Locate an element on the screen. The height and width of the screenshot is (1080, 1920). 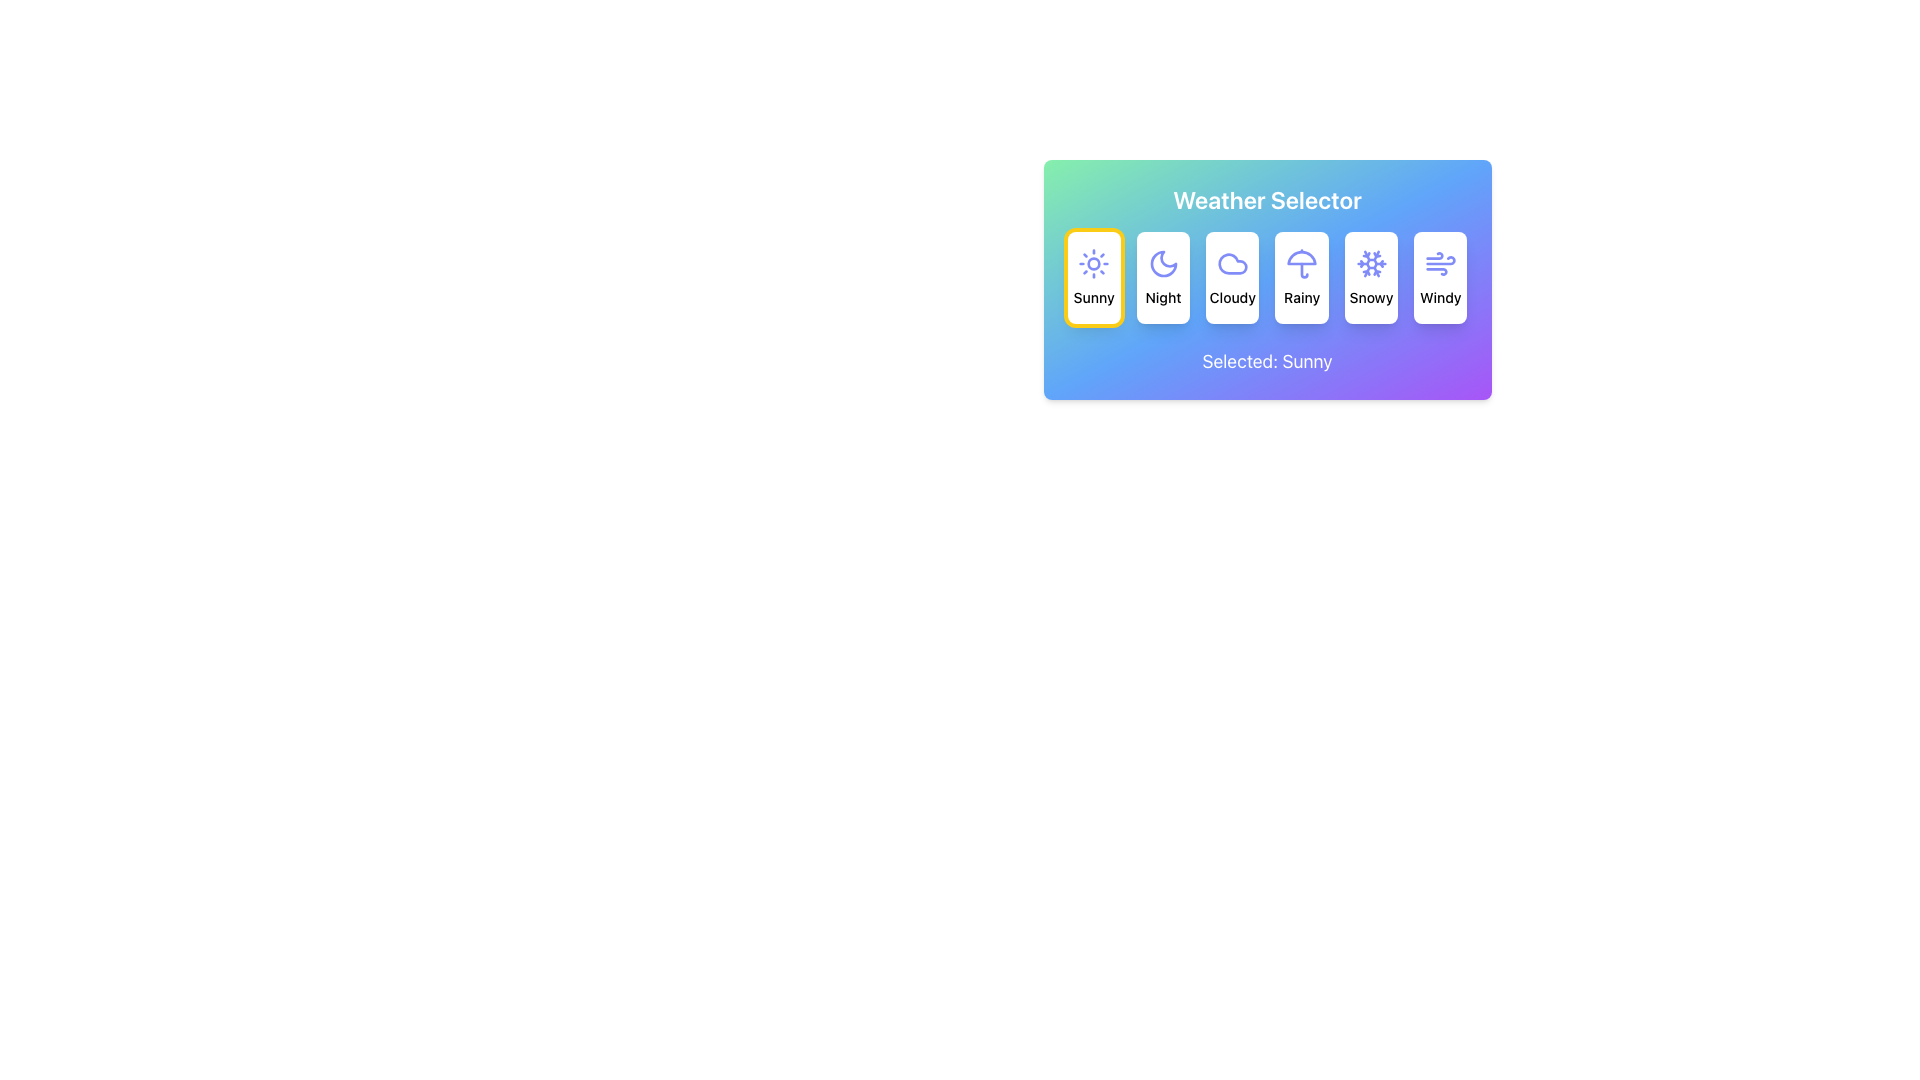
properties of the 'Windy' weather icon represented by a bluish arc and dot in the SVG graphic is located at coordinates (1435, 272).